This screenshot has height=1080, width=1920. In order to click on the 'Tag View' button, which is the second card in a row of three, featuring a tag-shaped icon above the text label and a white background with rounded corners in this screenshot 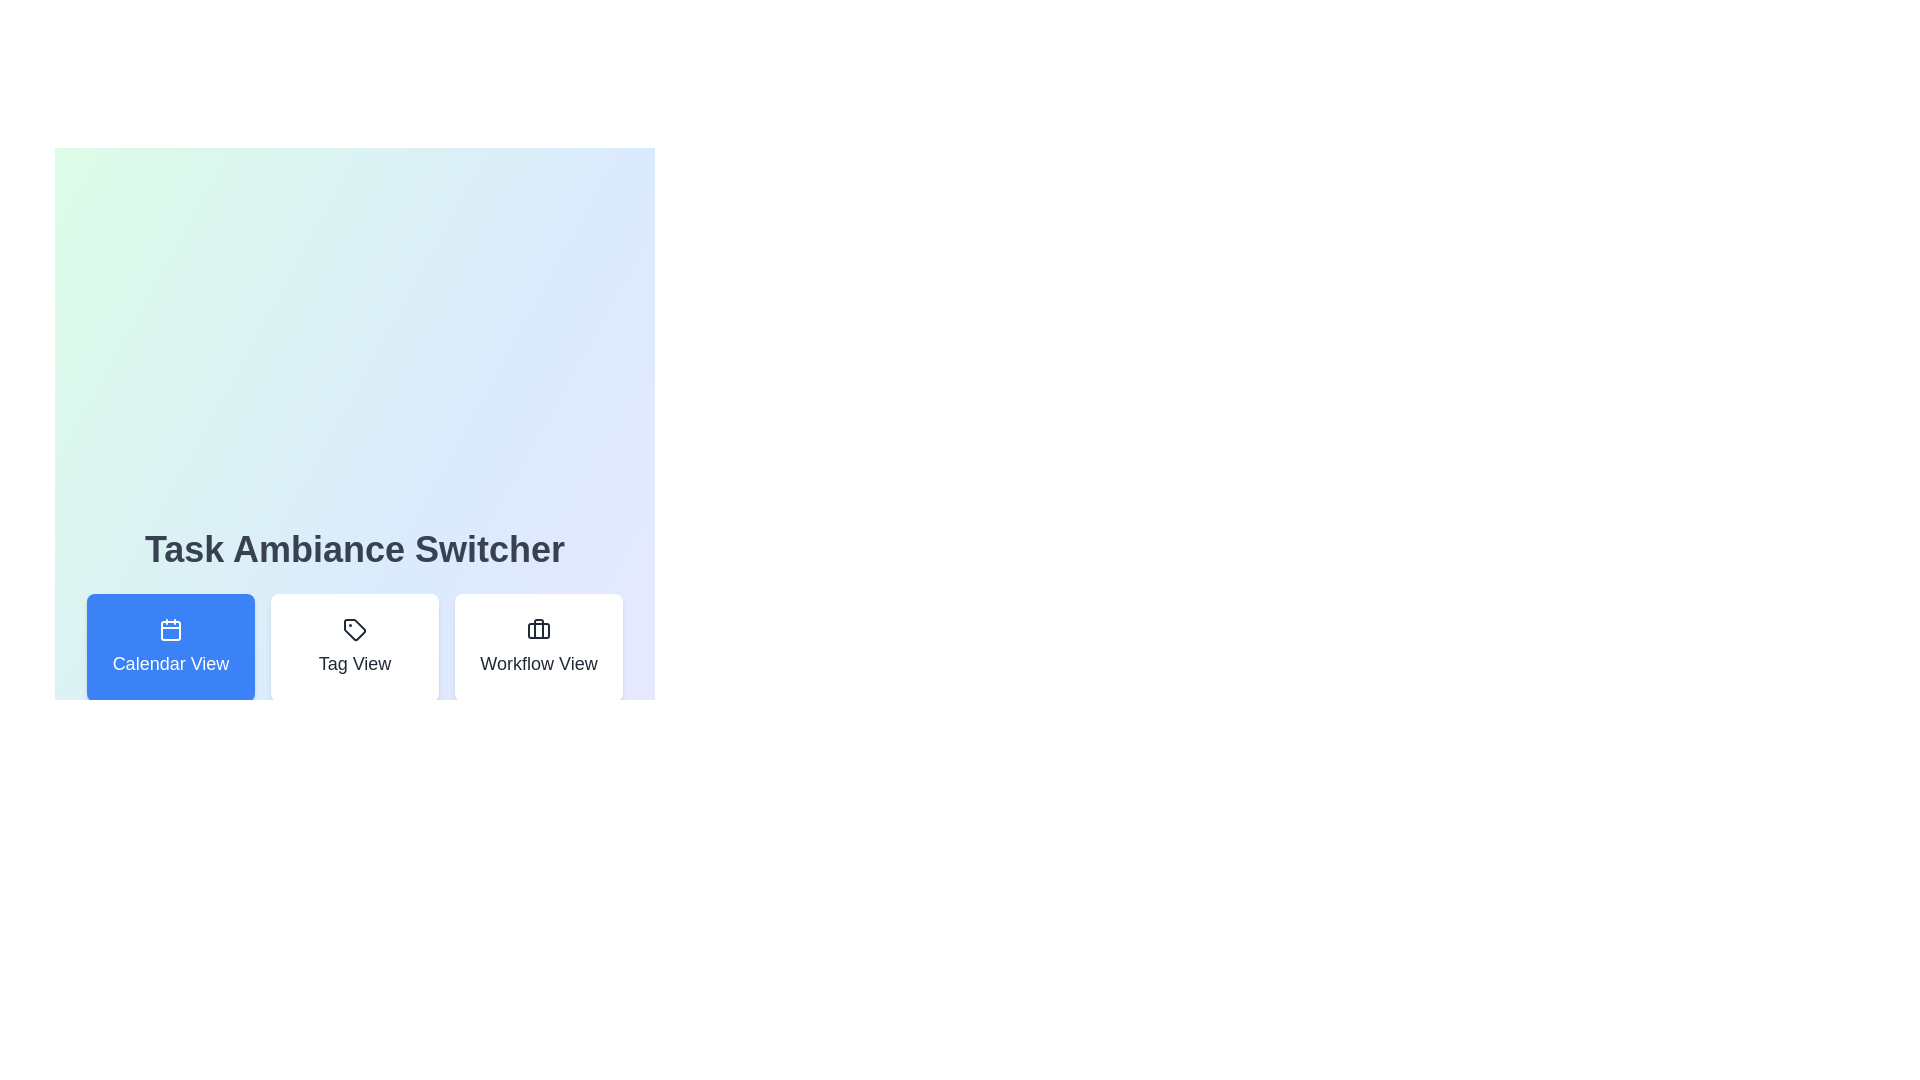, I will do `click(355, 648)`.